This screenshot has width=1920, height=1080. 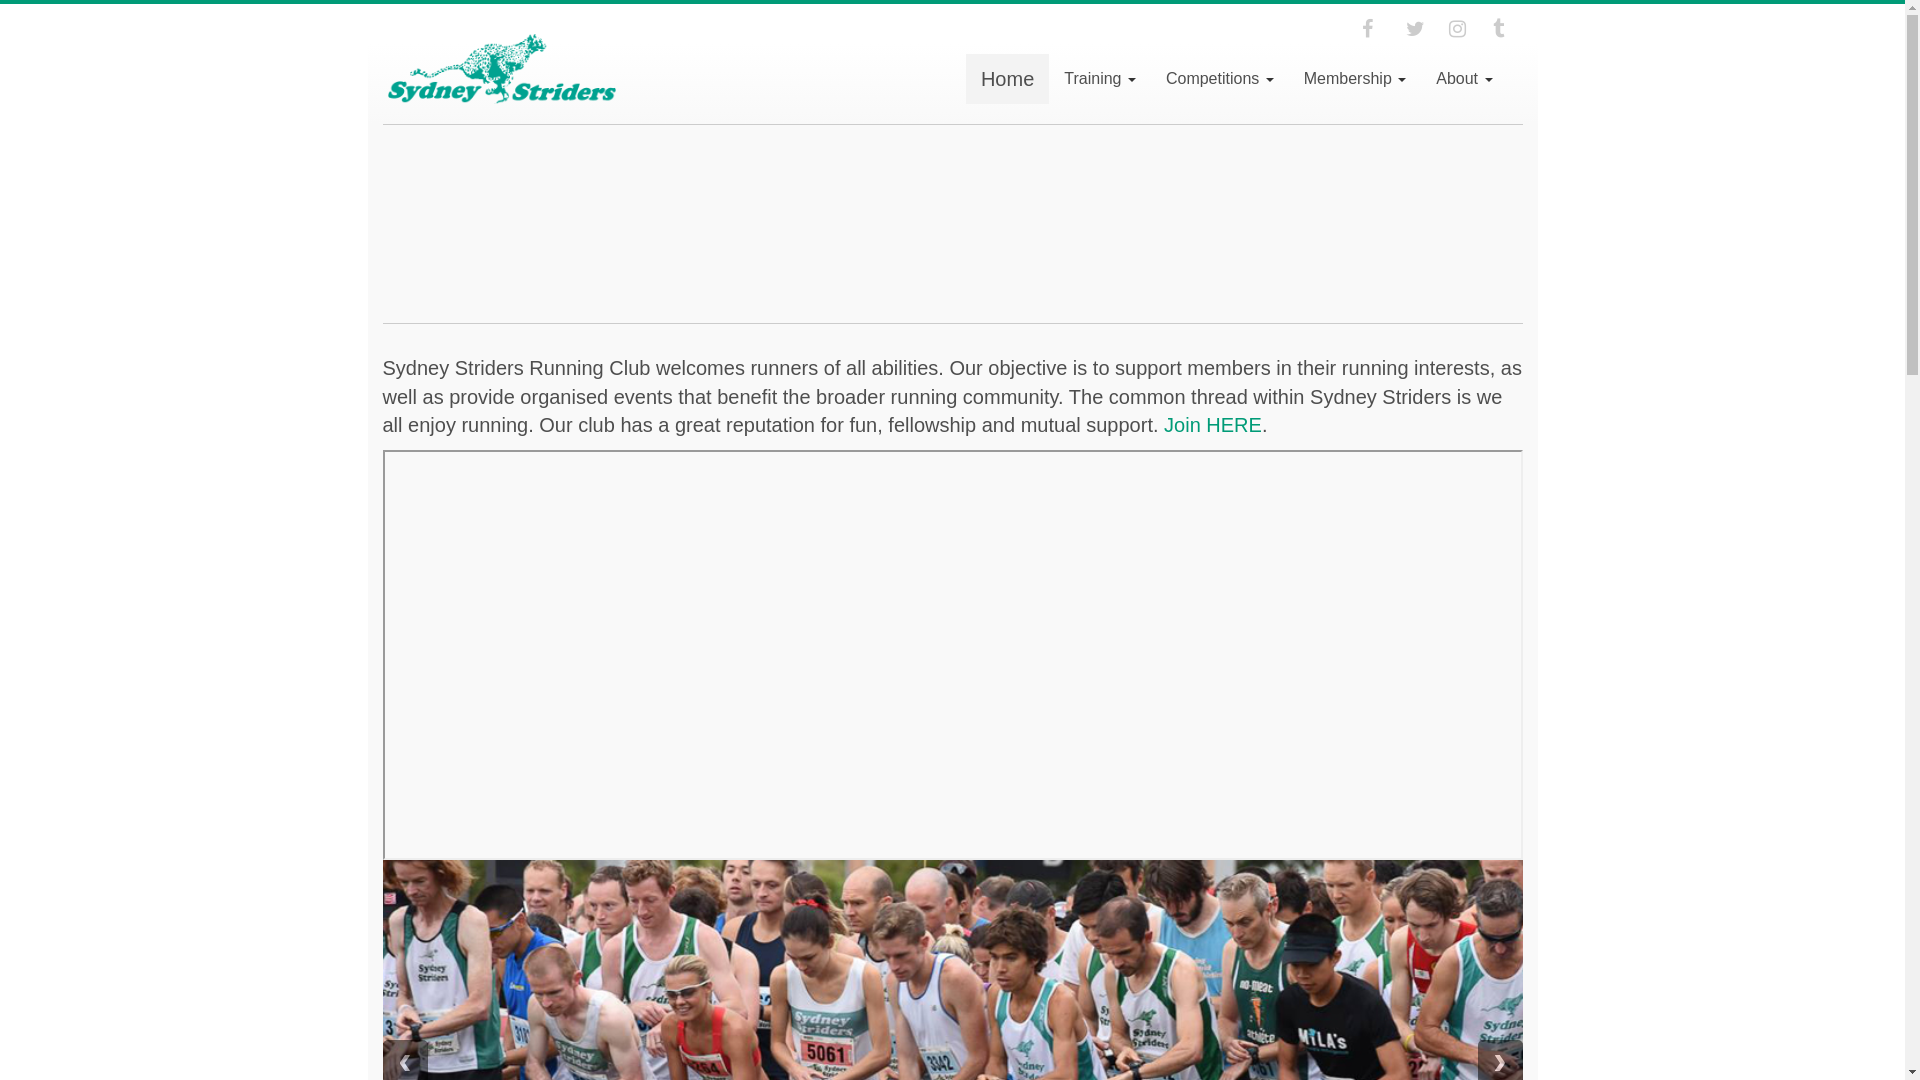 I want to click on 'facebook', so click(x=1376, y=29).